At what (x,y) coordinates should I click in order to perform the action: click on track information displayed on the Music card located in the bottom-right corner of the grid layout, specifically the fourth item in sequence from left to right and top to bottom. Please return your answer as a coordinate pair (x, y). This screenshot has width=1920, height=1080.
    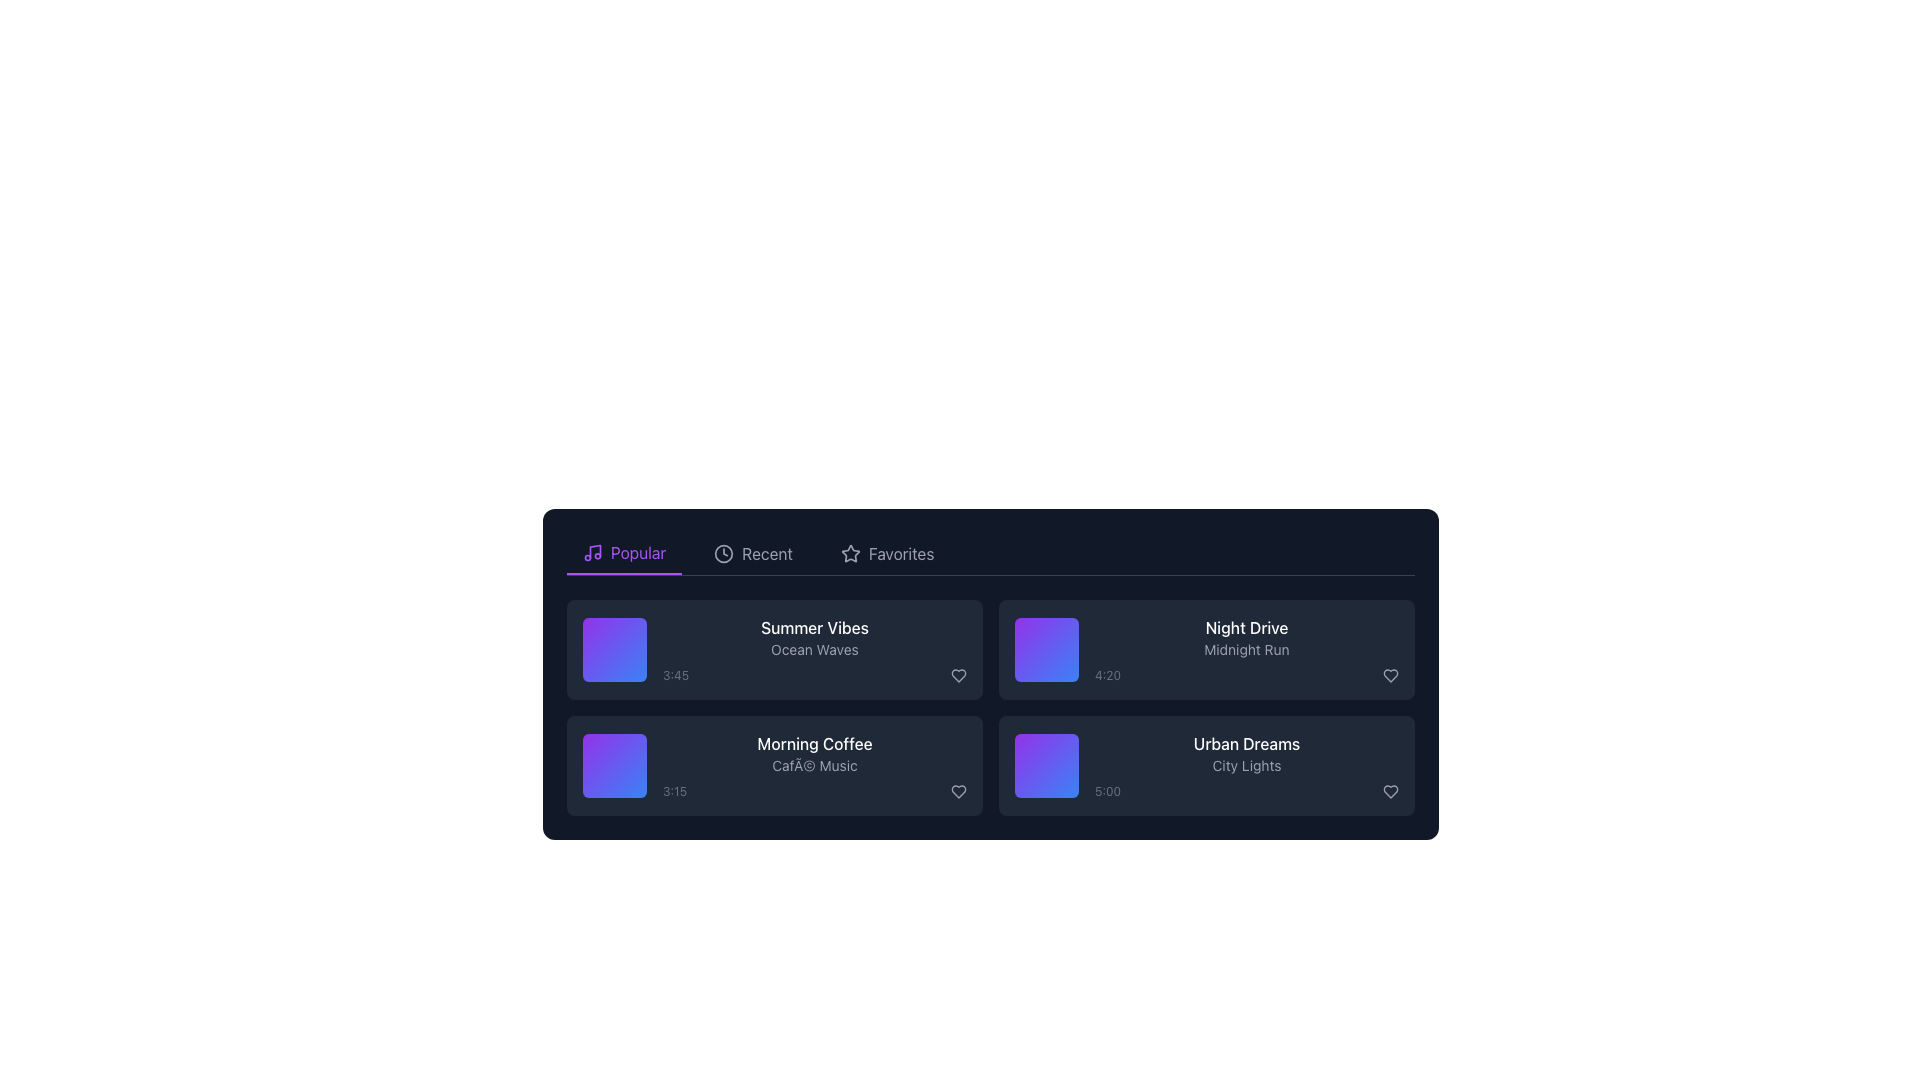
    Looking at the image, I should click on (1205, 765).